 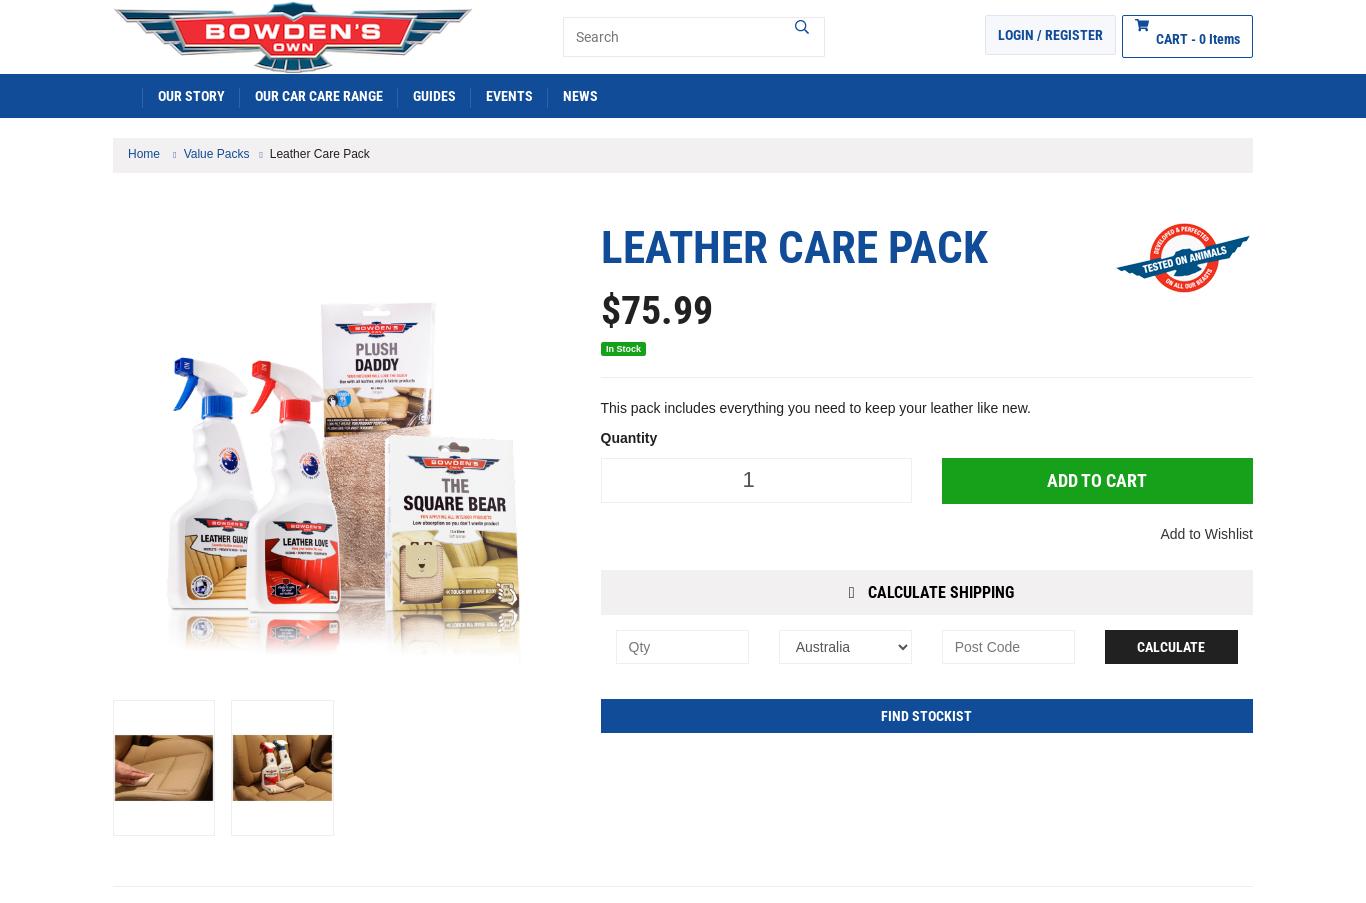 What do you see at coordinates (1206, 532) in the screenshot?
I see `'Add to Wishlist'` at bounding box center [1206, 532].